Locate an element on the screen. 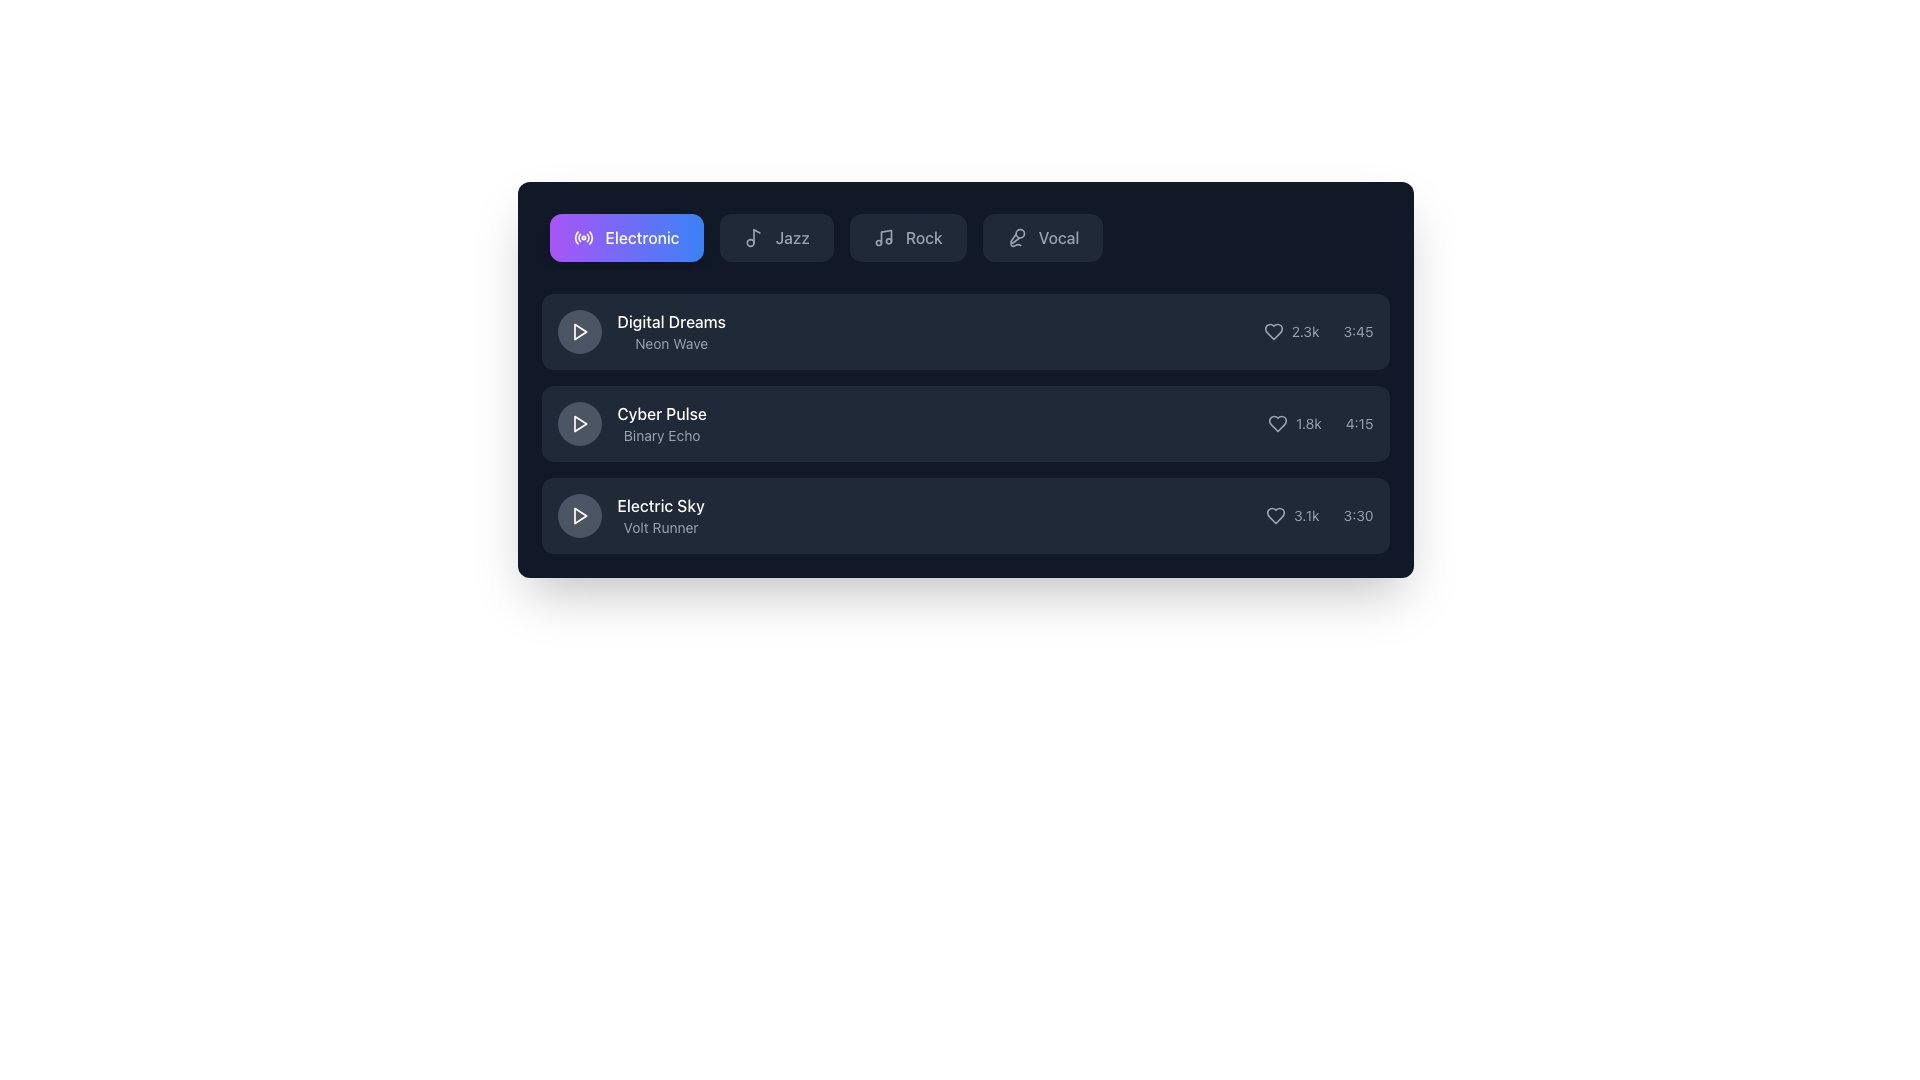 The height and width of the screenshot is (1080, 1920). the 'Electric Sky' text element, which is displayed in a bold, white font and is positioned in the third row of a list within a dark-themed UI panel is located at coordinates (661, 504).